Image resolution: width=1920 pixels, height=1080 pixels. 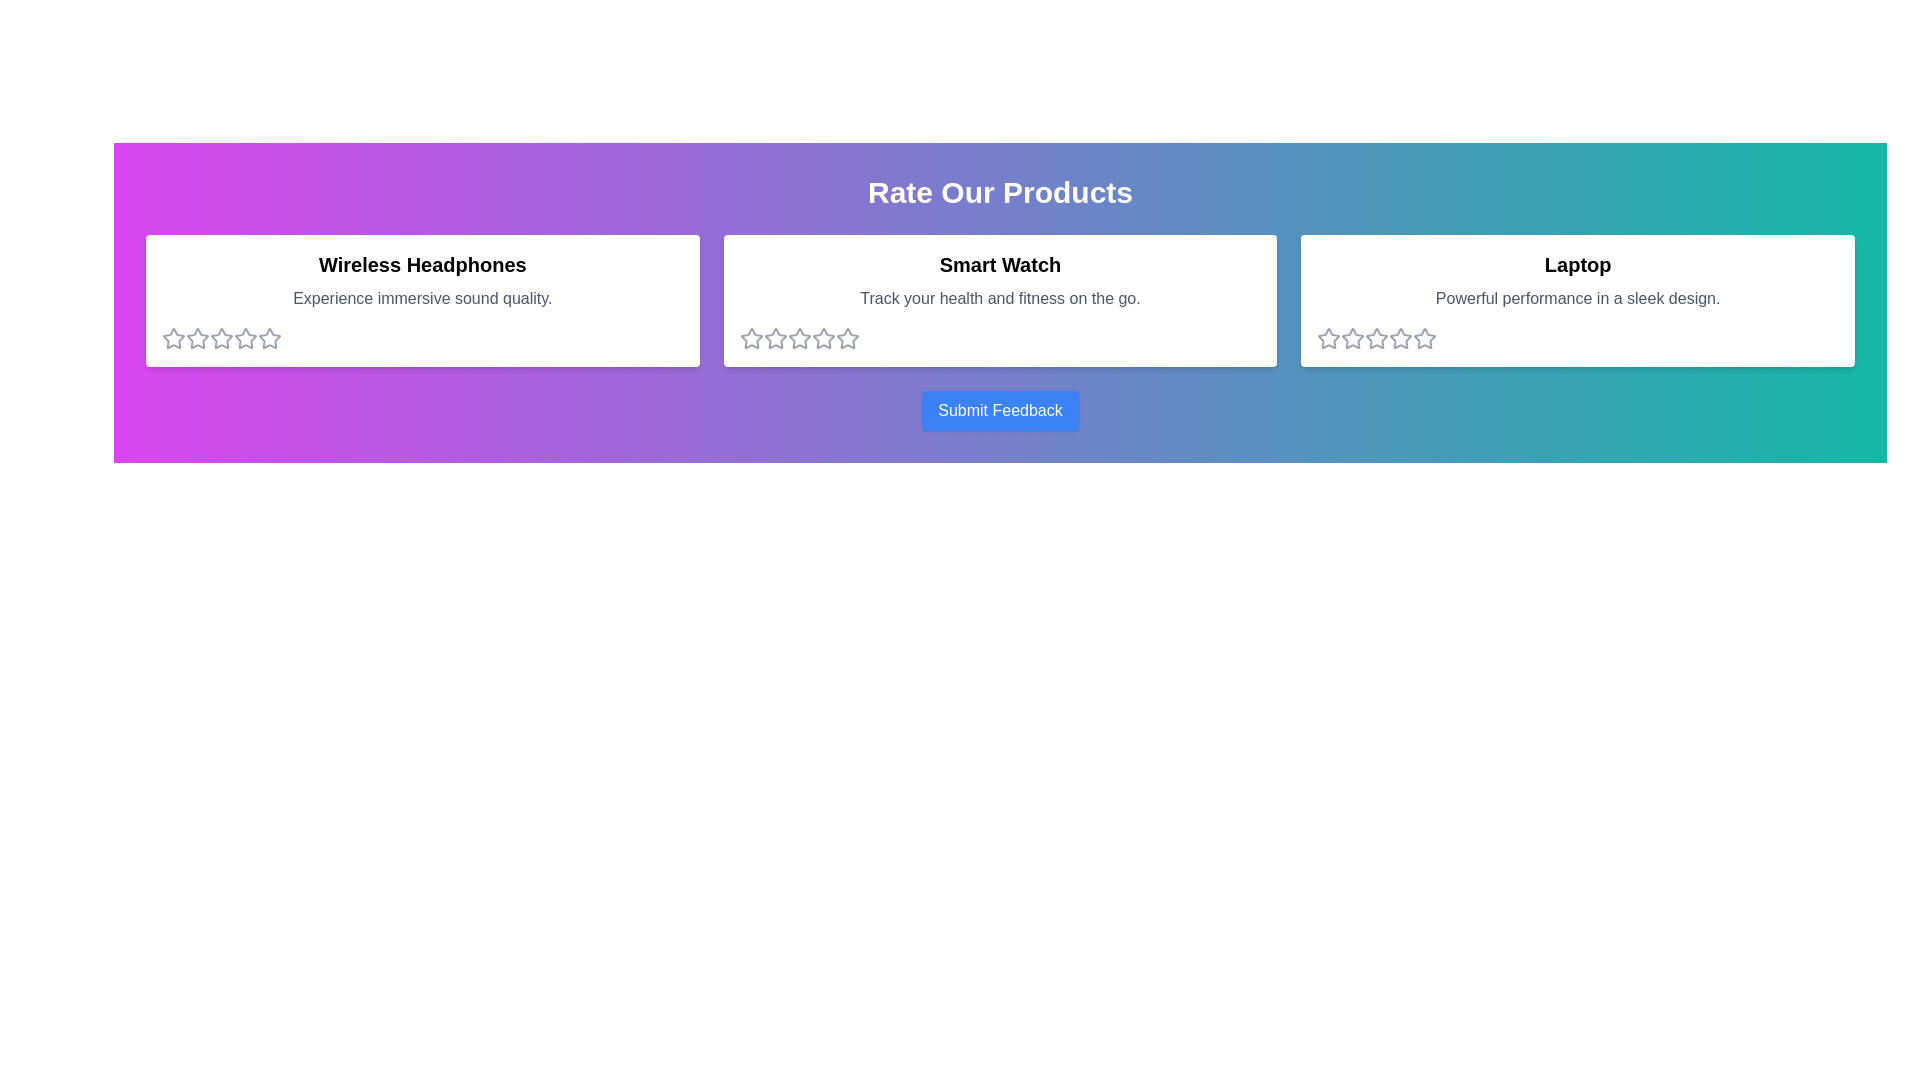 I want to click on the 1 star for the product Wireless Headphones to set its rating, so click(x=173, y=338).